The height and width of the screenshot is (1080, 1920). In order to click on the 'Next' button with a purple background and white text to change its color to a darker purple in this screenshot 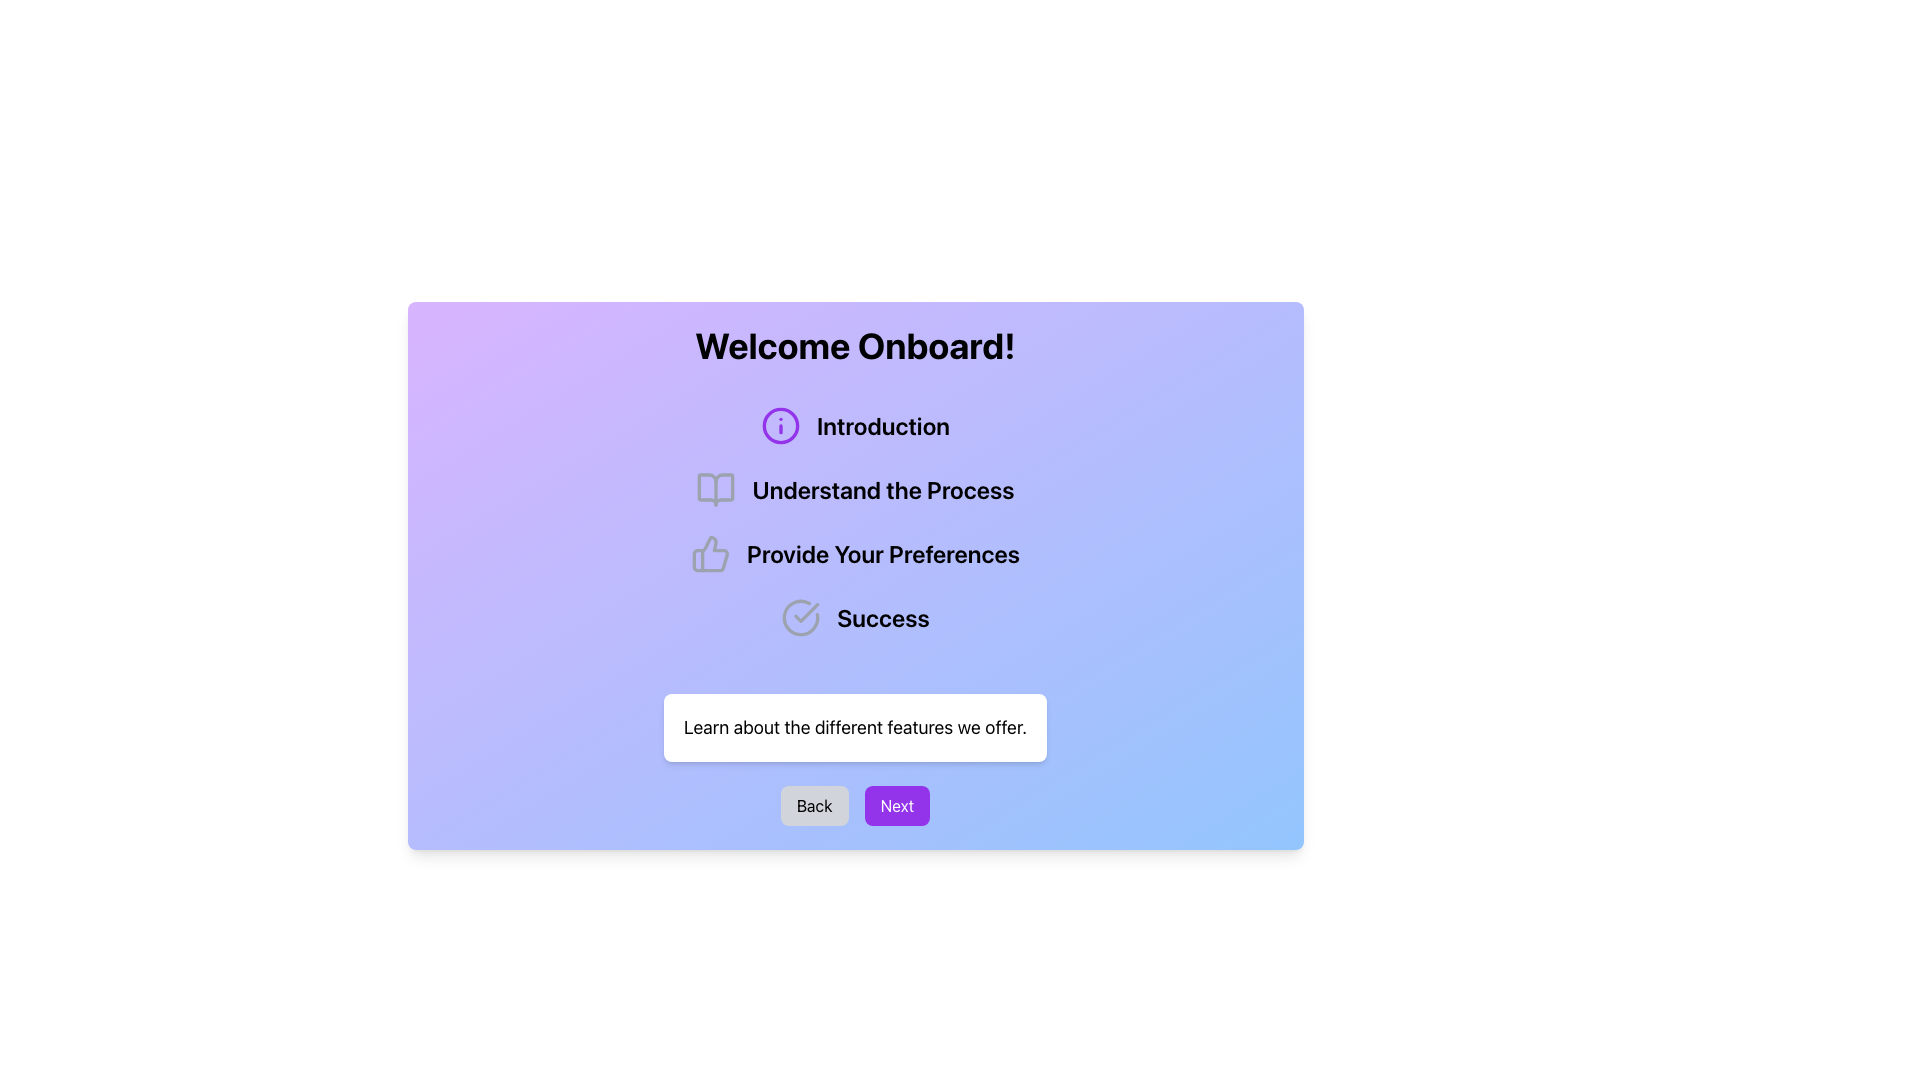, I will do `click(896, 805)`.